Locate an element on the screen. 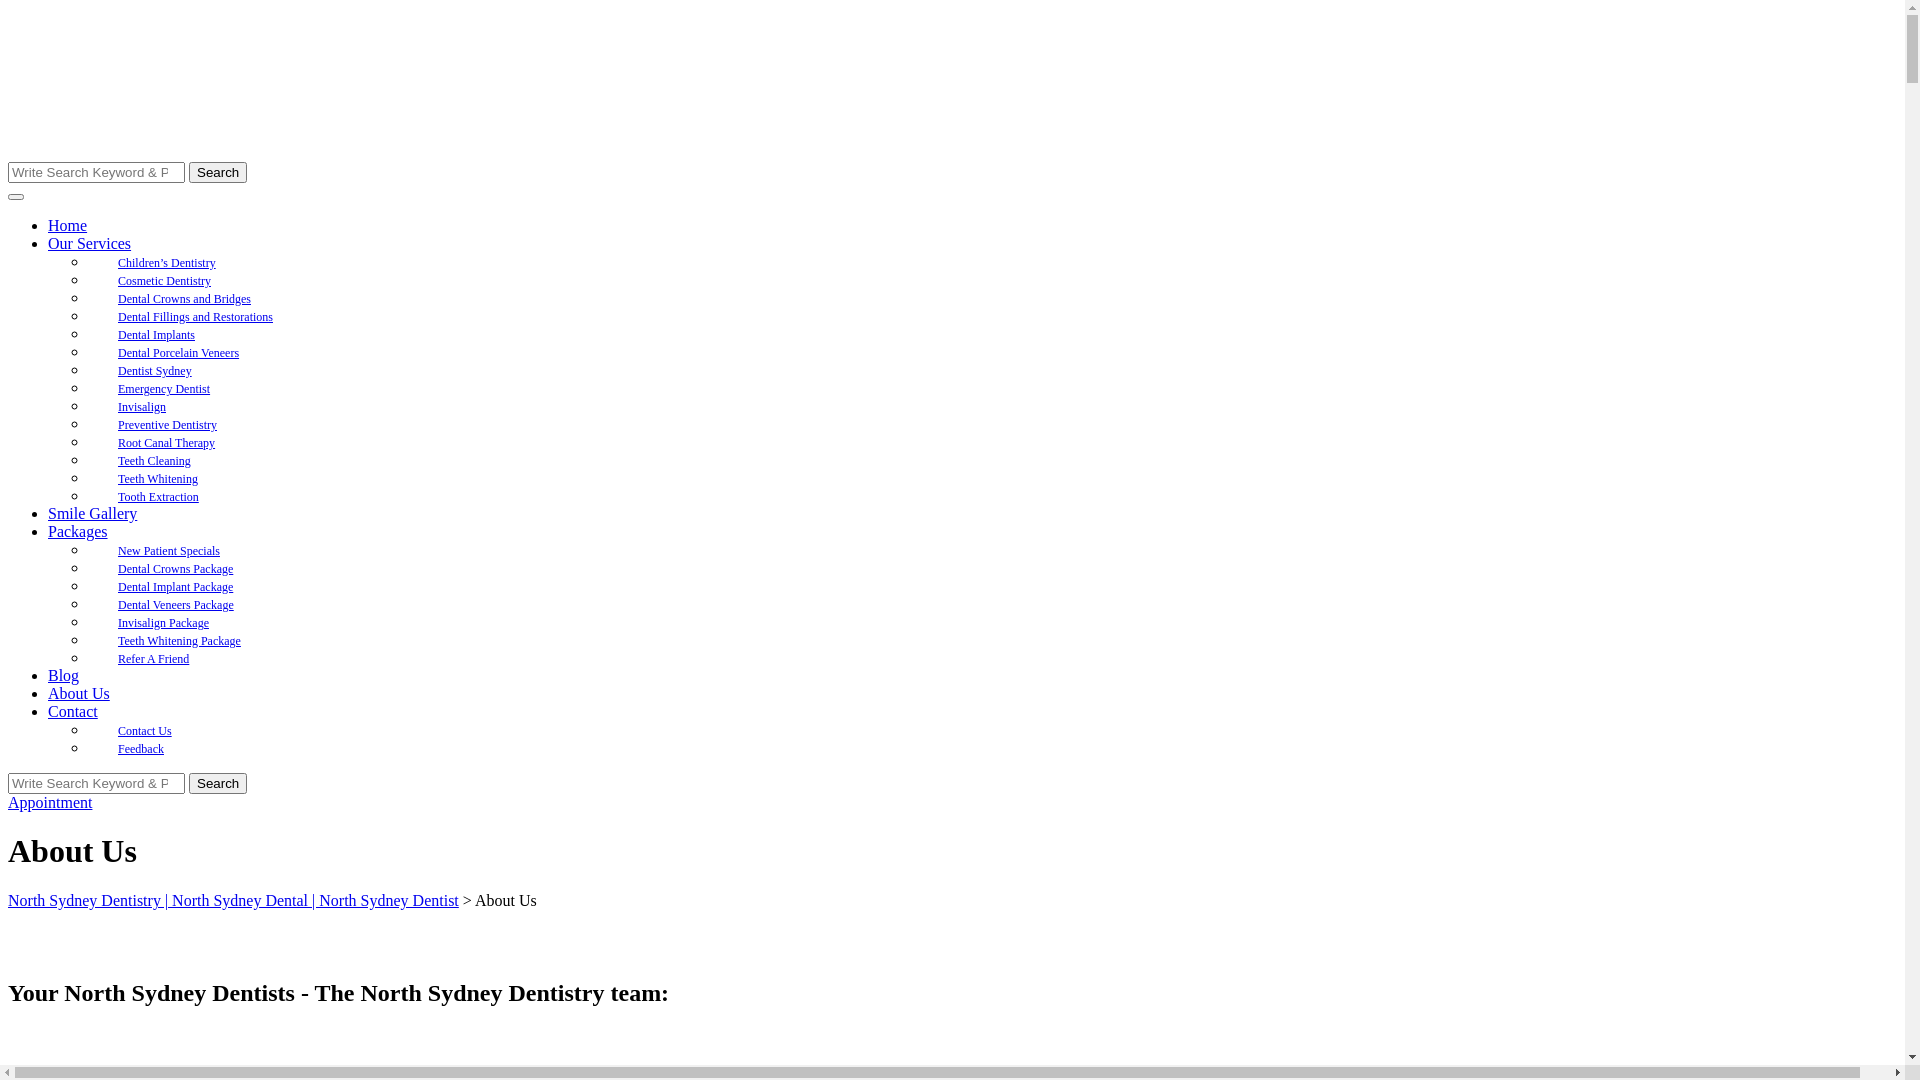  'About Us' is located at coordinates (78, 692).